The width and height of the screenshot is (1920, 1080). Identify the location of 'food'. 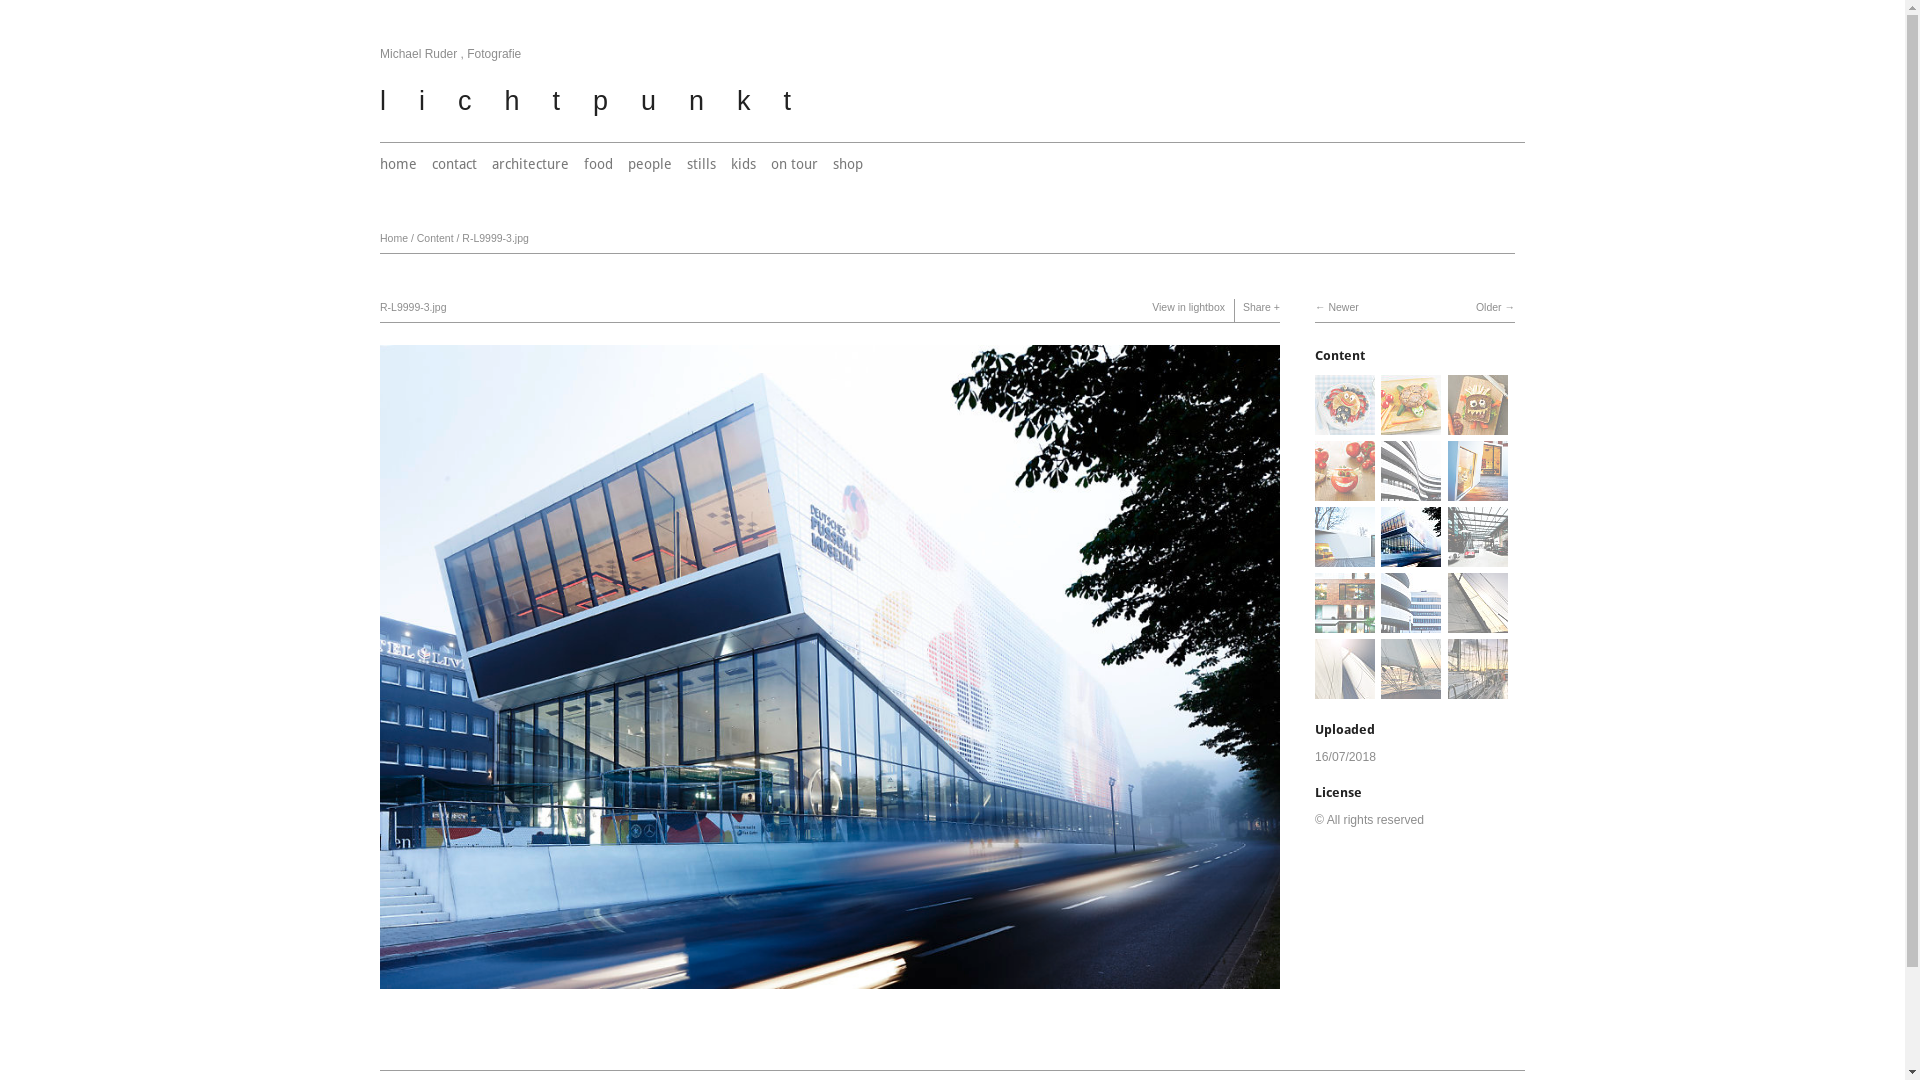
(597, 163).